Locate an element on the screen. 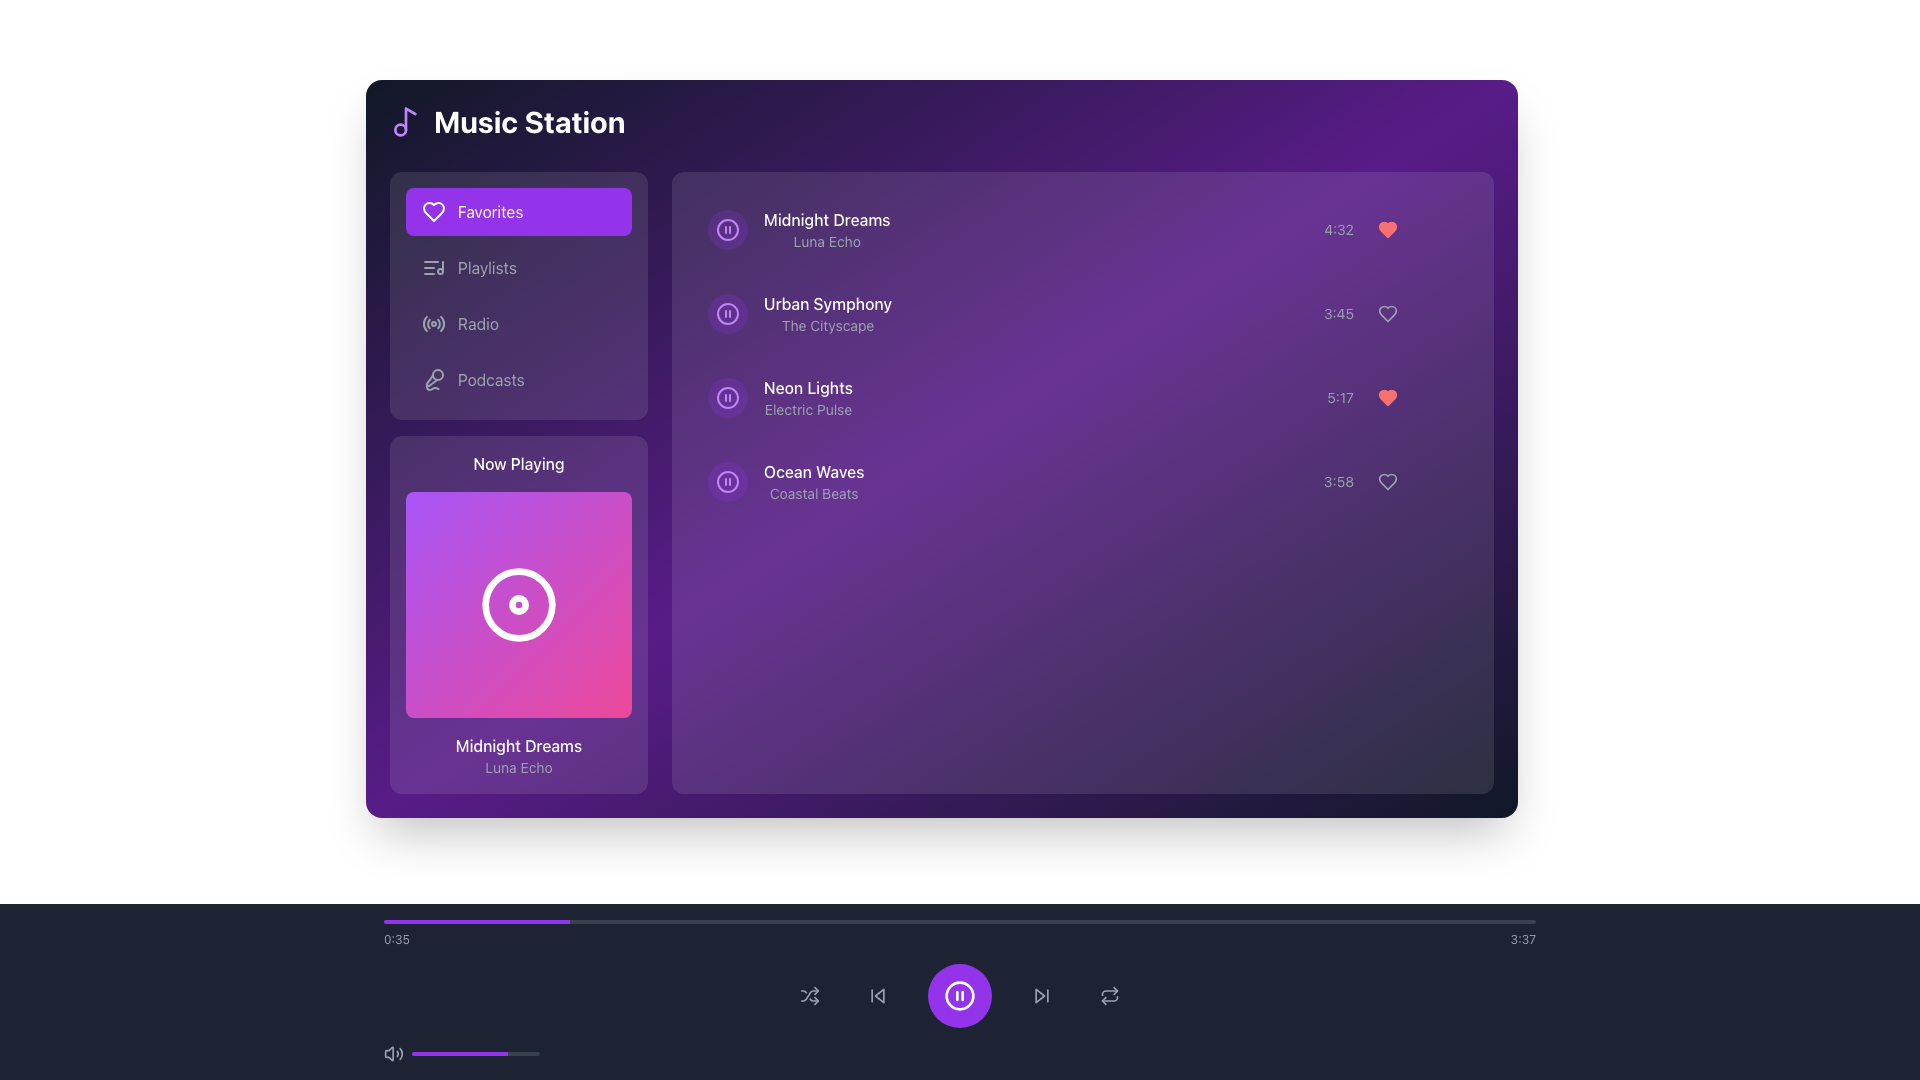  styling or alignment of the decorative vector graphic circle within the 'Midnight Dreams' song item on the playlist interface is located at coordinates (727, 229).